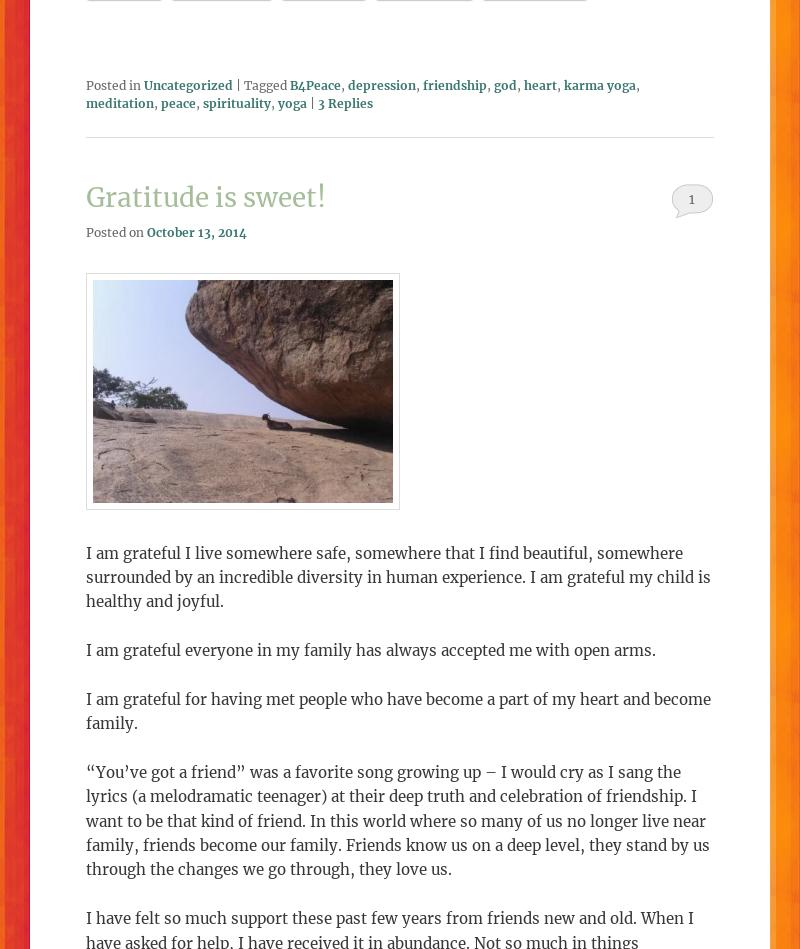 This screenshot has height=949, width=800. What do you see at coordinates (112, 84) in the screenshot?
I see `'Posted in'` at bounding box center [112, 84].